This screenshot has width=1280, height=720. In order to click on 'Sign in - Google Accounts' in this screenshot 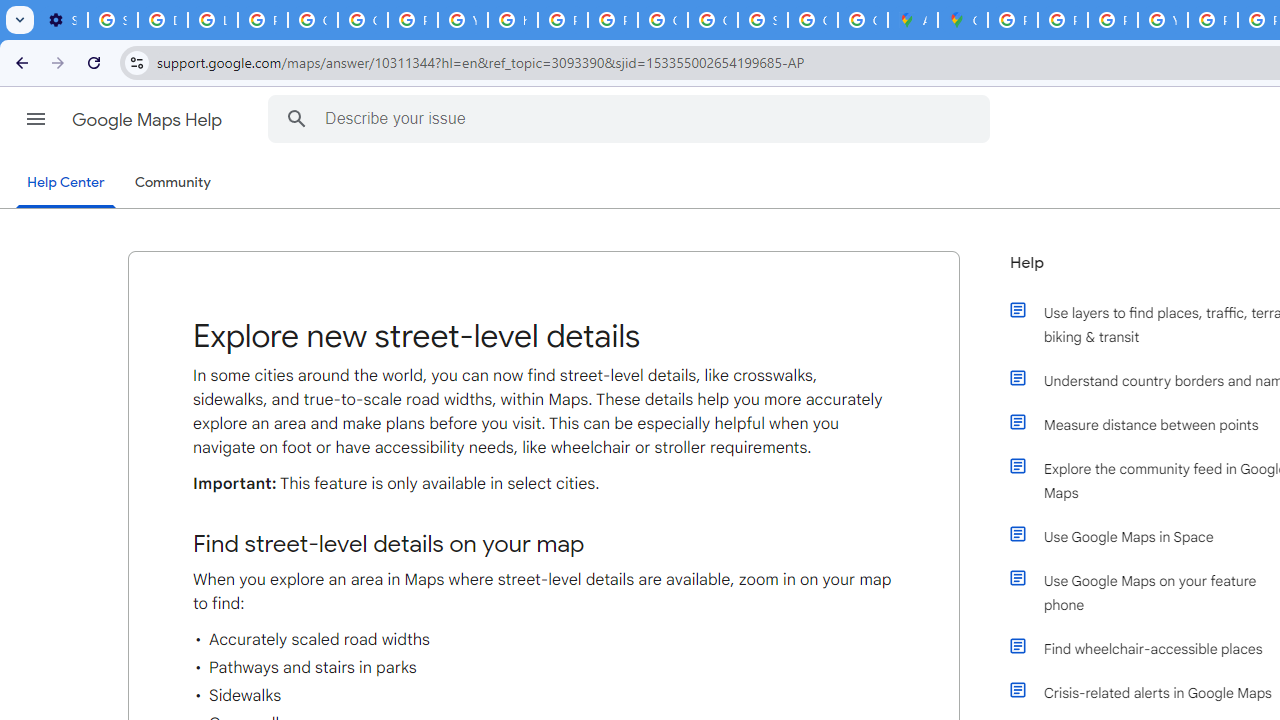, I will do `click(112, 20)`.